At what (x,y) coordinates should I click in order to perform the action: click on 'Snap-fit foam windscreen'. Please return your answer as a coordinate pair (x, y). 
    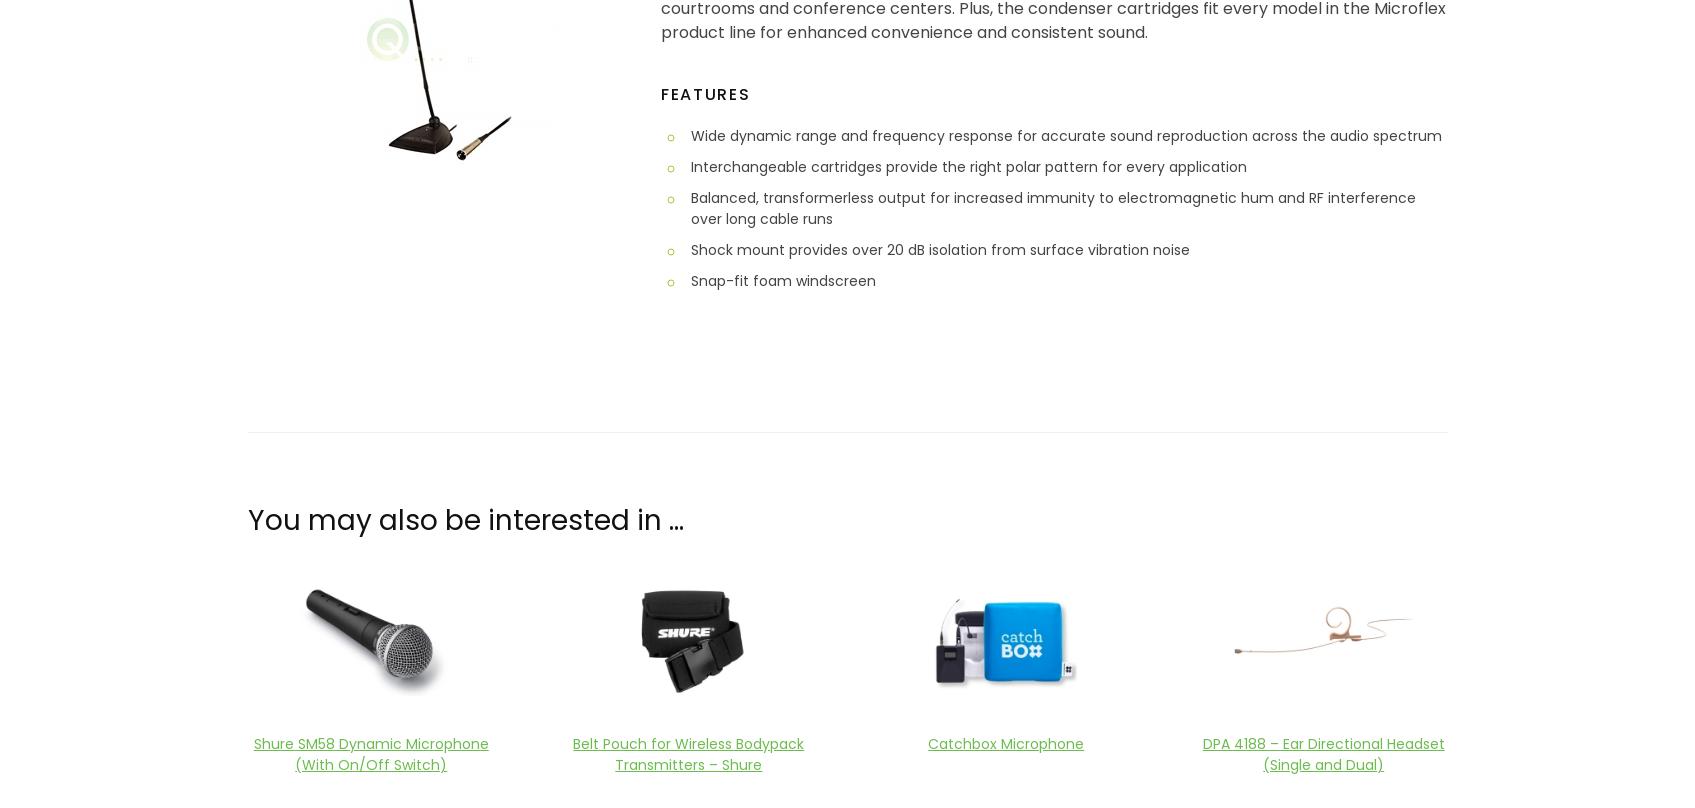
    Looking at the image, I should click on (781, 279).